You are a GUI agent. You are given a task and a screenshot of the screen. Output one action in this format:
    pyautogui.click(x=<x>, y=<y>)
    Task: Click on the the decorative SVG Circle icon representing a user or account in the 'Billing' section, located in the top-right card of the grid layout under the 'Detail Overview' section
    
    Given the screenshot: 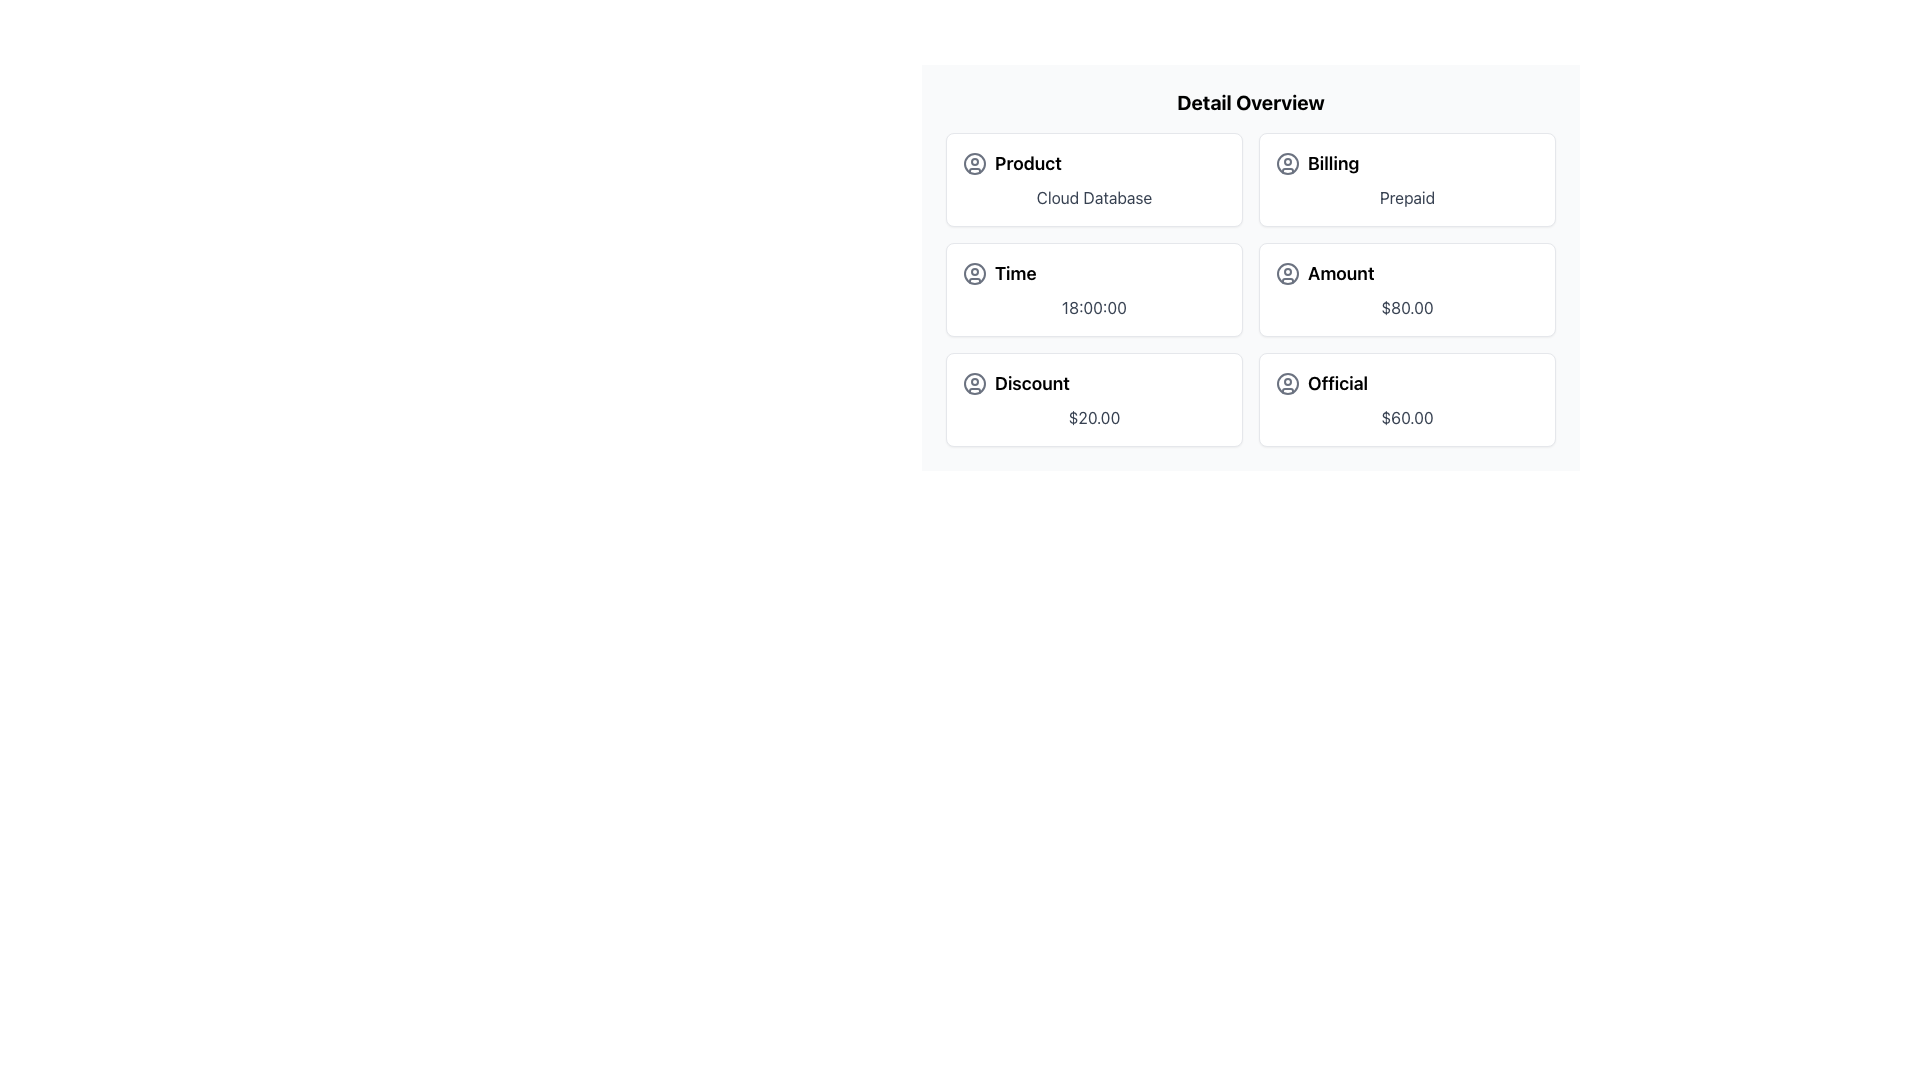 What is the action you would take?
    pyautogui.click(x=1287, y=163)
    